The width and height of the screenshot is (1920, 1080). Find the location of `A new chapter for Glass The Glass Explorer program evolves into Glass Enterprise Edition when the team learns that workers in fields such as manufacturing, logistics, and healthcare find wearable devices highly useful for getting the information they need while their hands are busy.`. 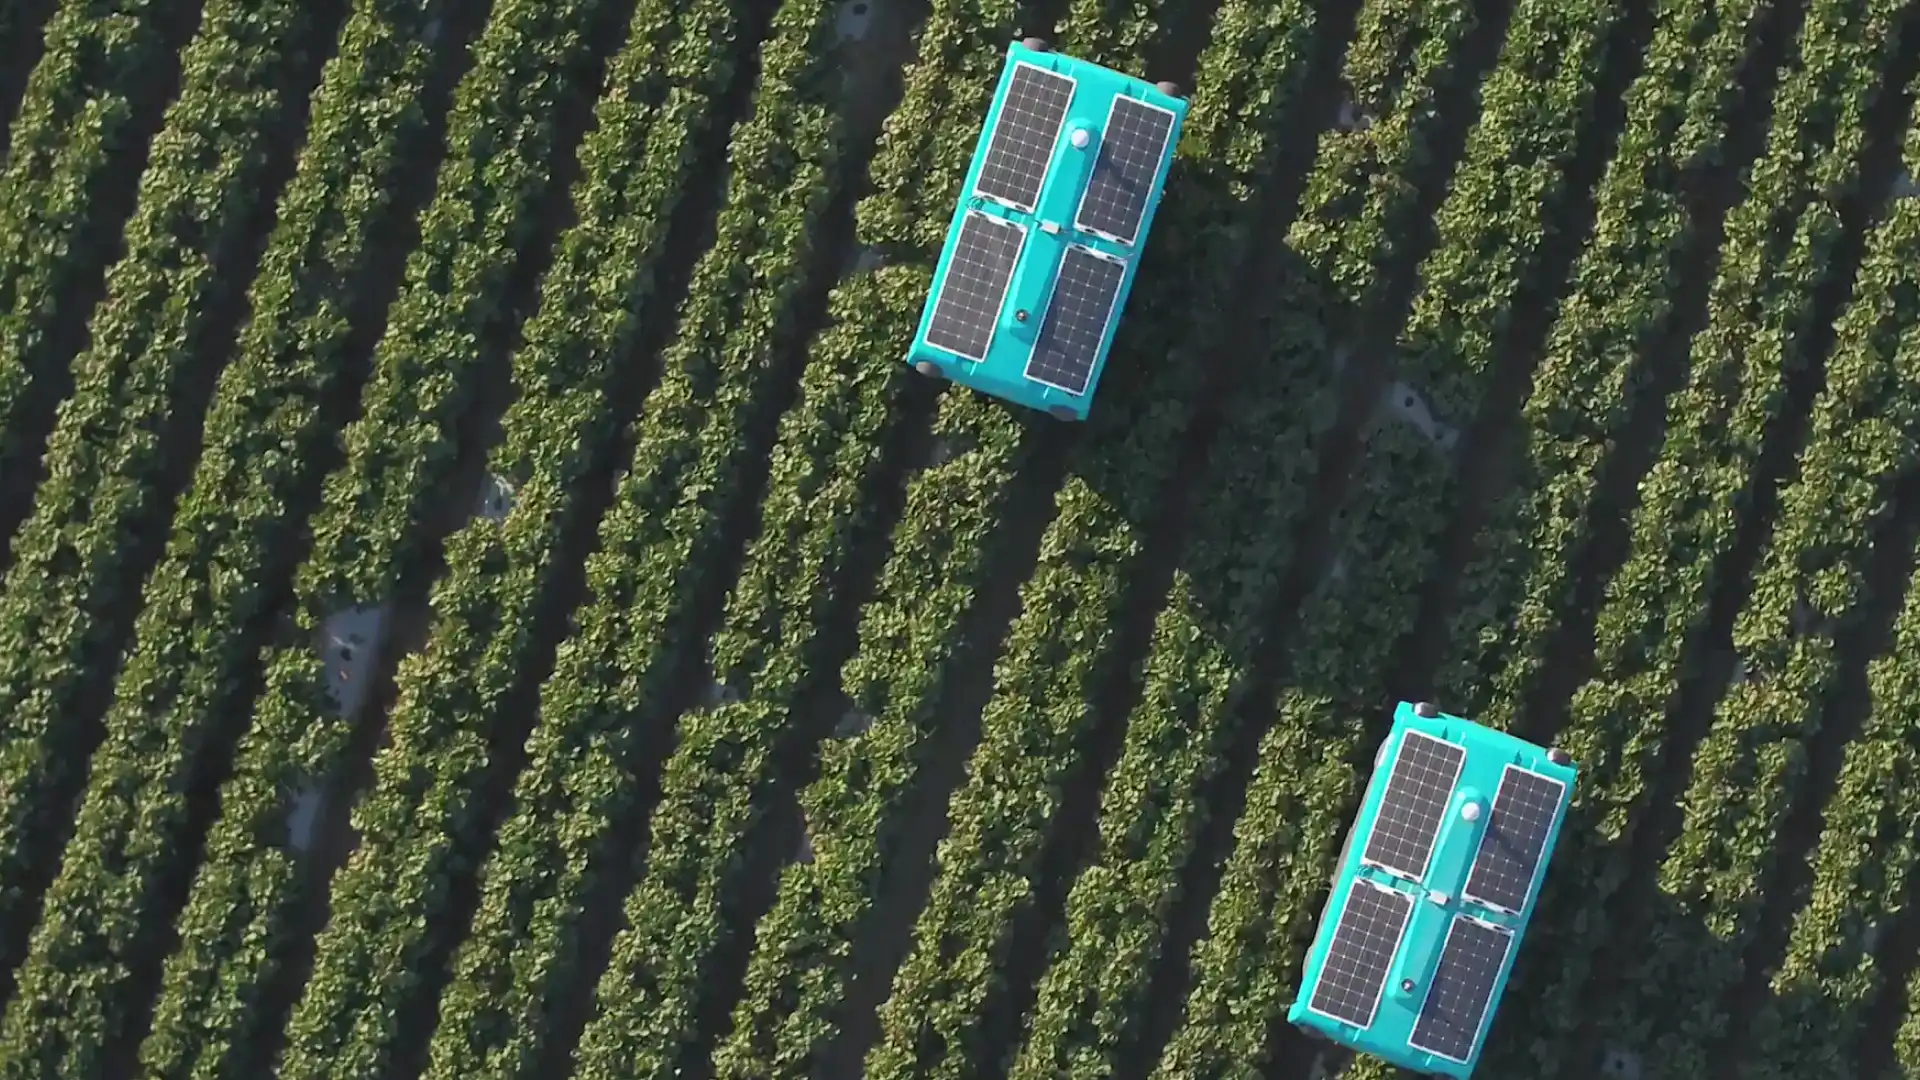

A new chapter for Glass The Glass Explorer program evolves into Glass Enterprise Edition when the team learns that workers in fields such as manufacturing, logistics, and healthcare find wearable devices highly useful for getting the information they need while their hands are busy. is located at coordinates (1013, 341).